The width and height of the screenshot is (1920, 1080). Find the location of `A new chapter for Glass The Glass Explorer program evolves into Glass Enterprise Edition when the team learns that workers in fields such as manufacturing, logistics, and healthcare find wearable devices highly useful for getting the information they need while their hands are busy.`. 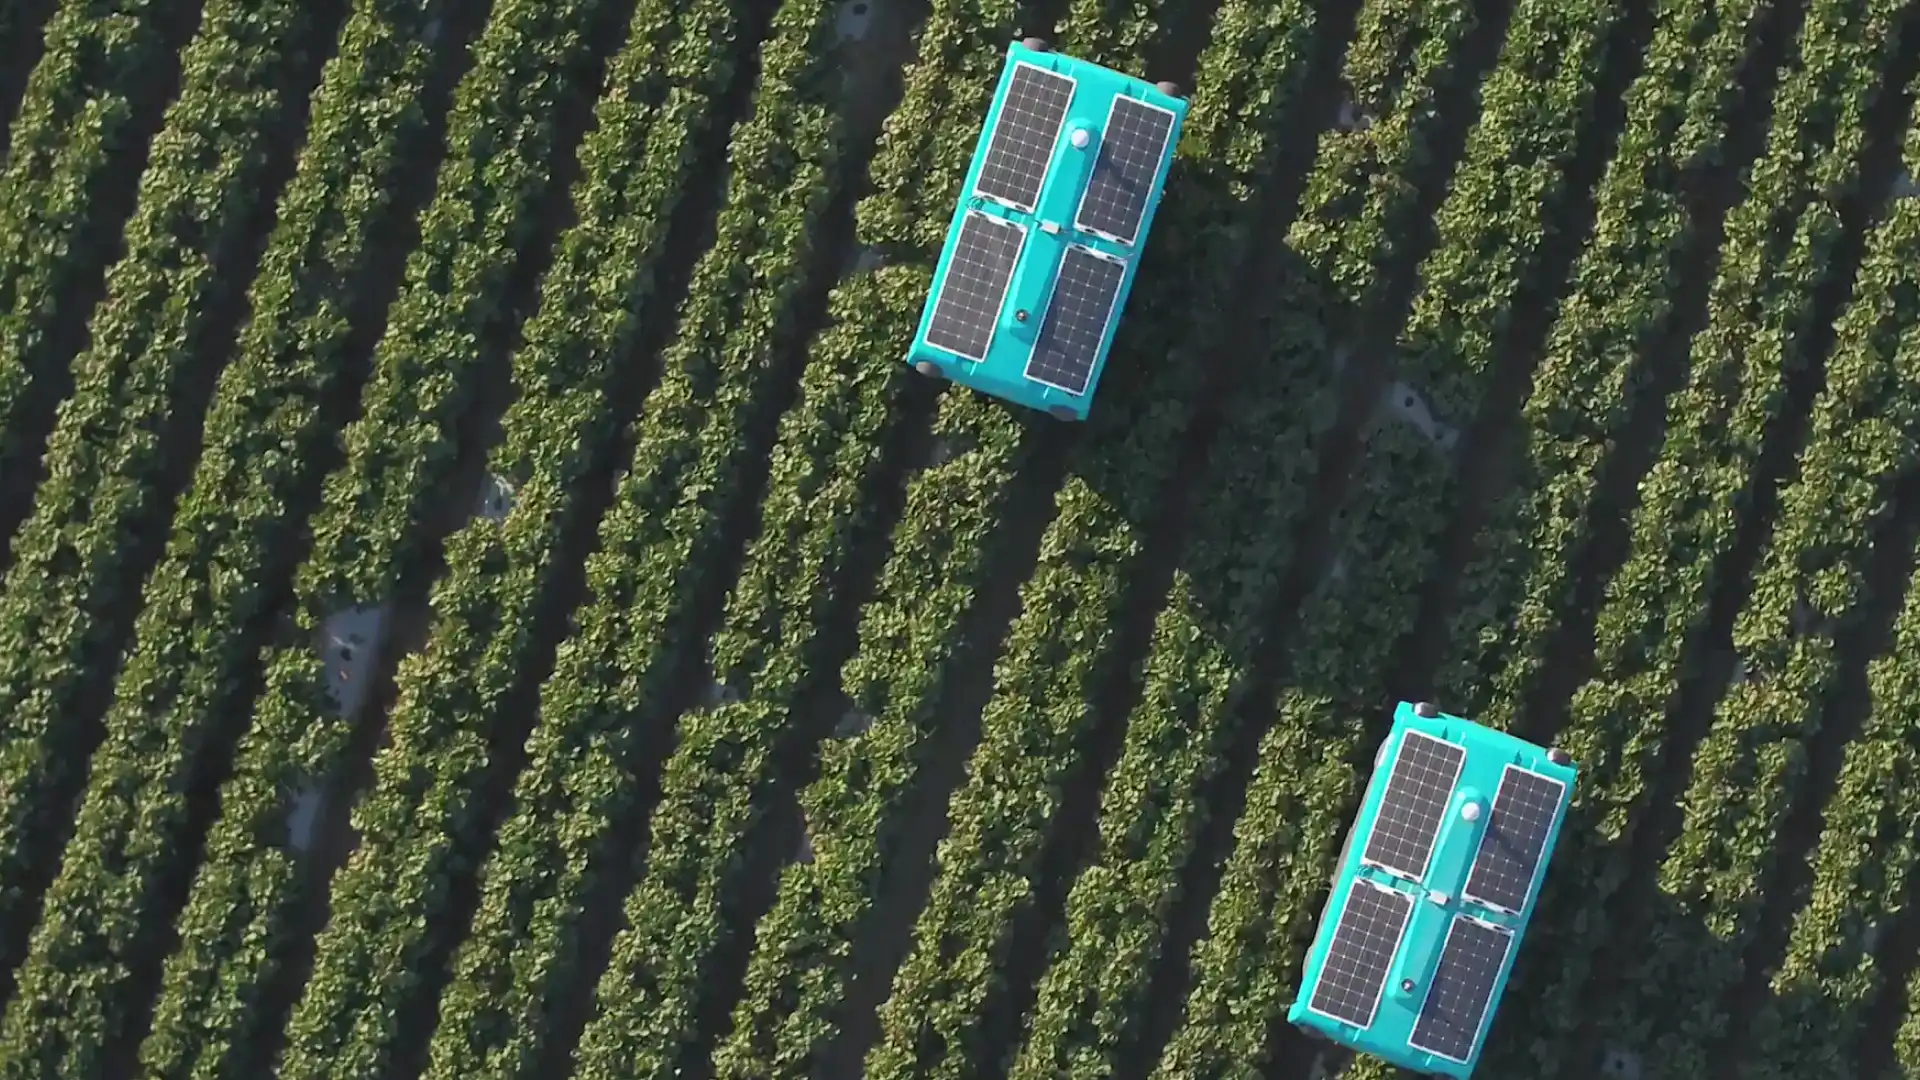

A new chapter for Glass The Glass Explorer program evolves into Glass Enterprise Edition when the team learns that workers in fields such as manufacturing, logistics, and healthcare find wearable devices highly useful for getting the information they need while their hands are busy. is located at coordinates (1013, 341).